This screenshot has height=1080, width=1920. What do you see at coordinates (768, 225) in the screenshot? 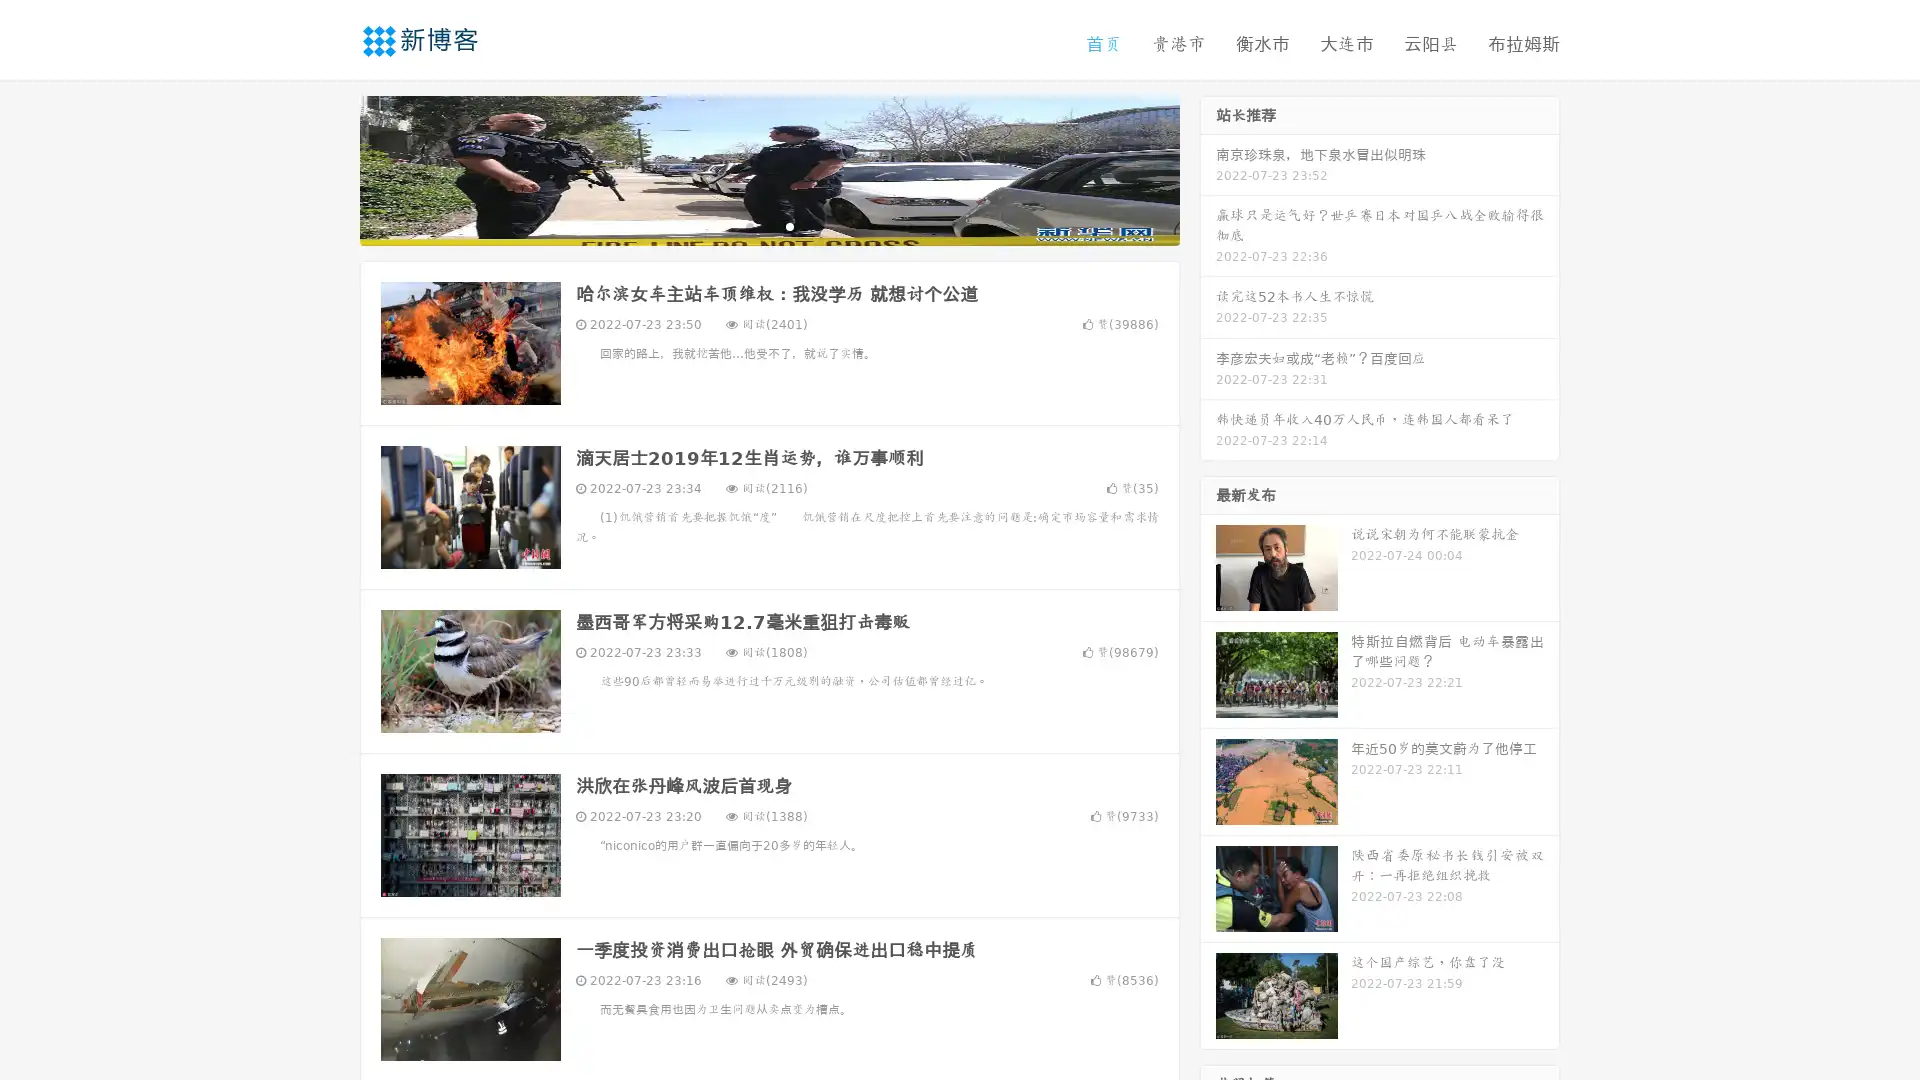
I see `Go to slide 2` at bounding box center [768, 225].